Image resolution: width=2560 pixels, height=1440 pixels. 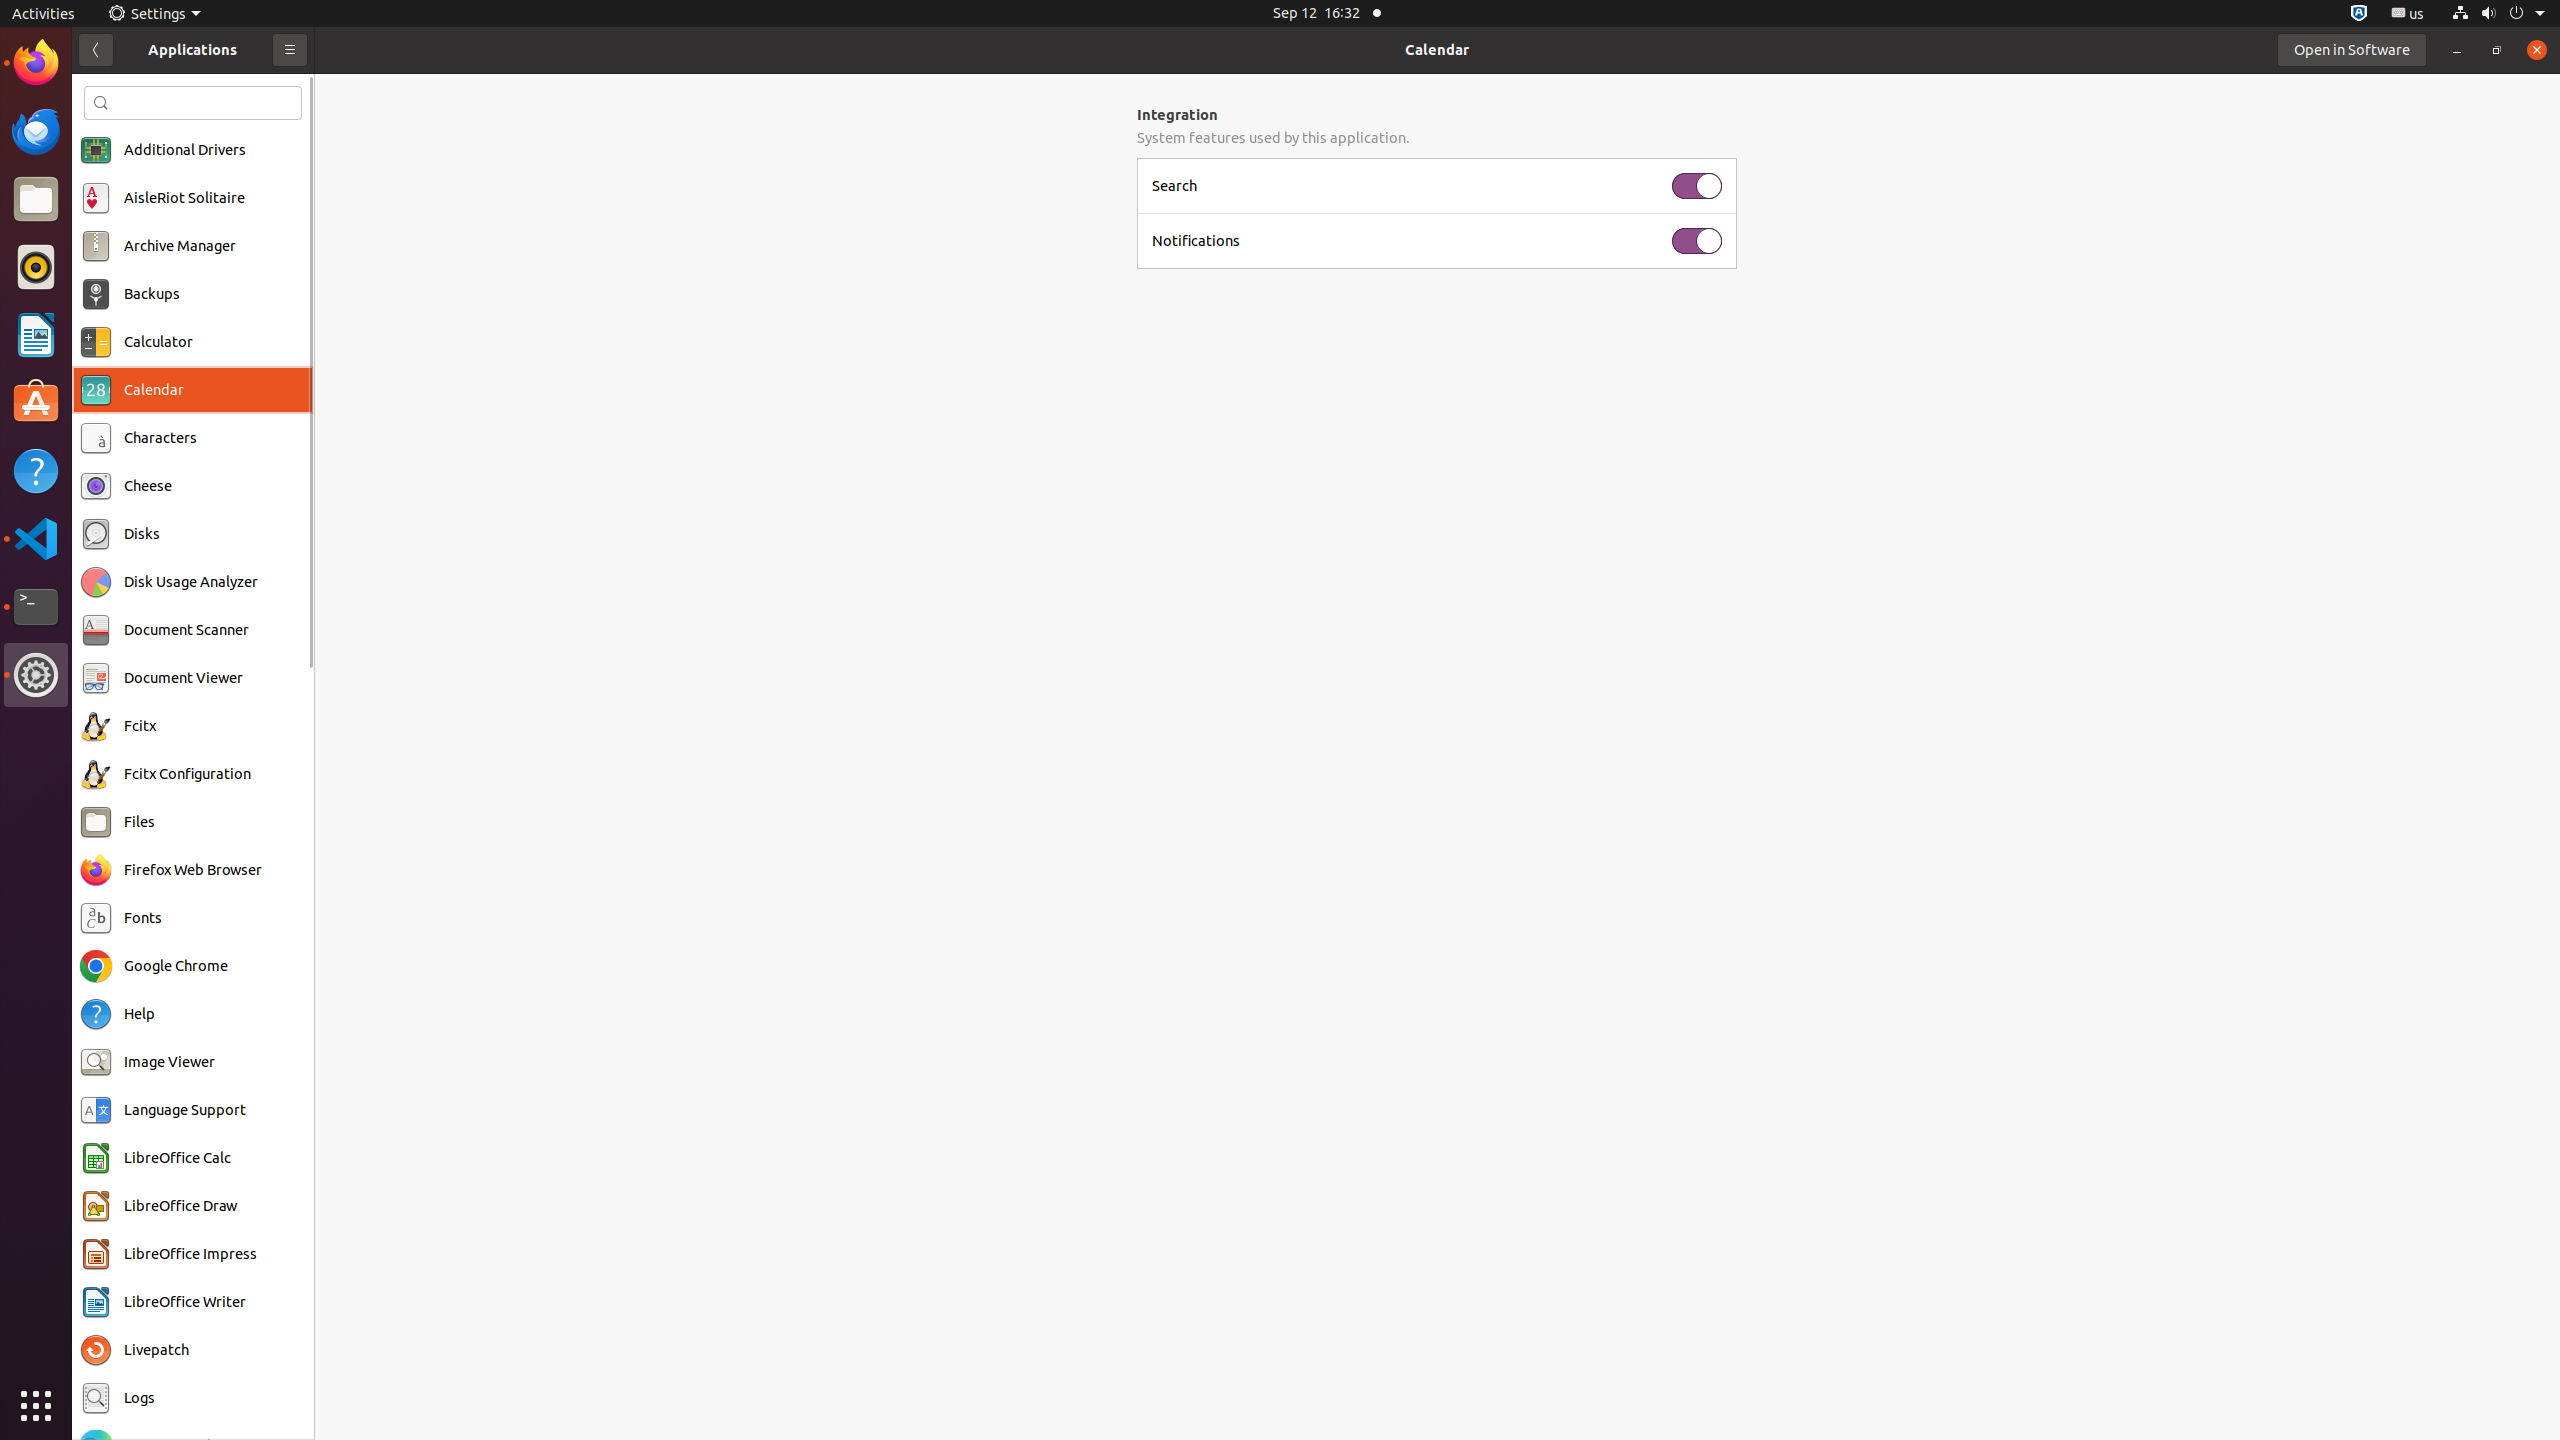 I want to click on 'Fonts', so click(x=142, y=916).